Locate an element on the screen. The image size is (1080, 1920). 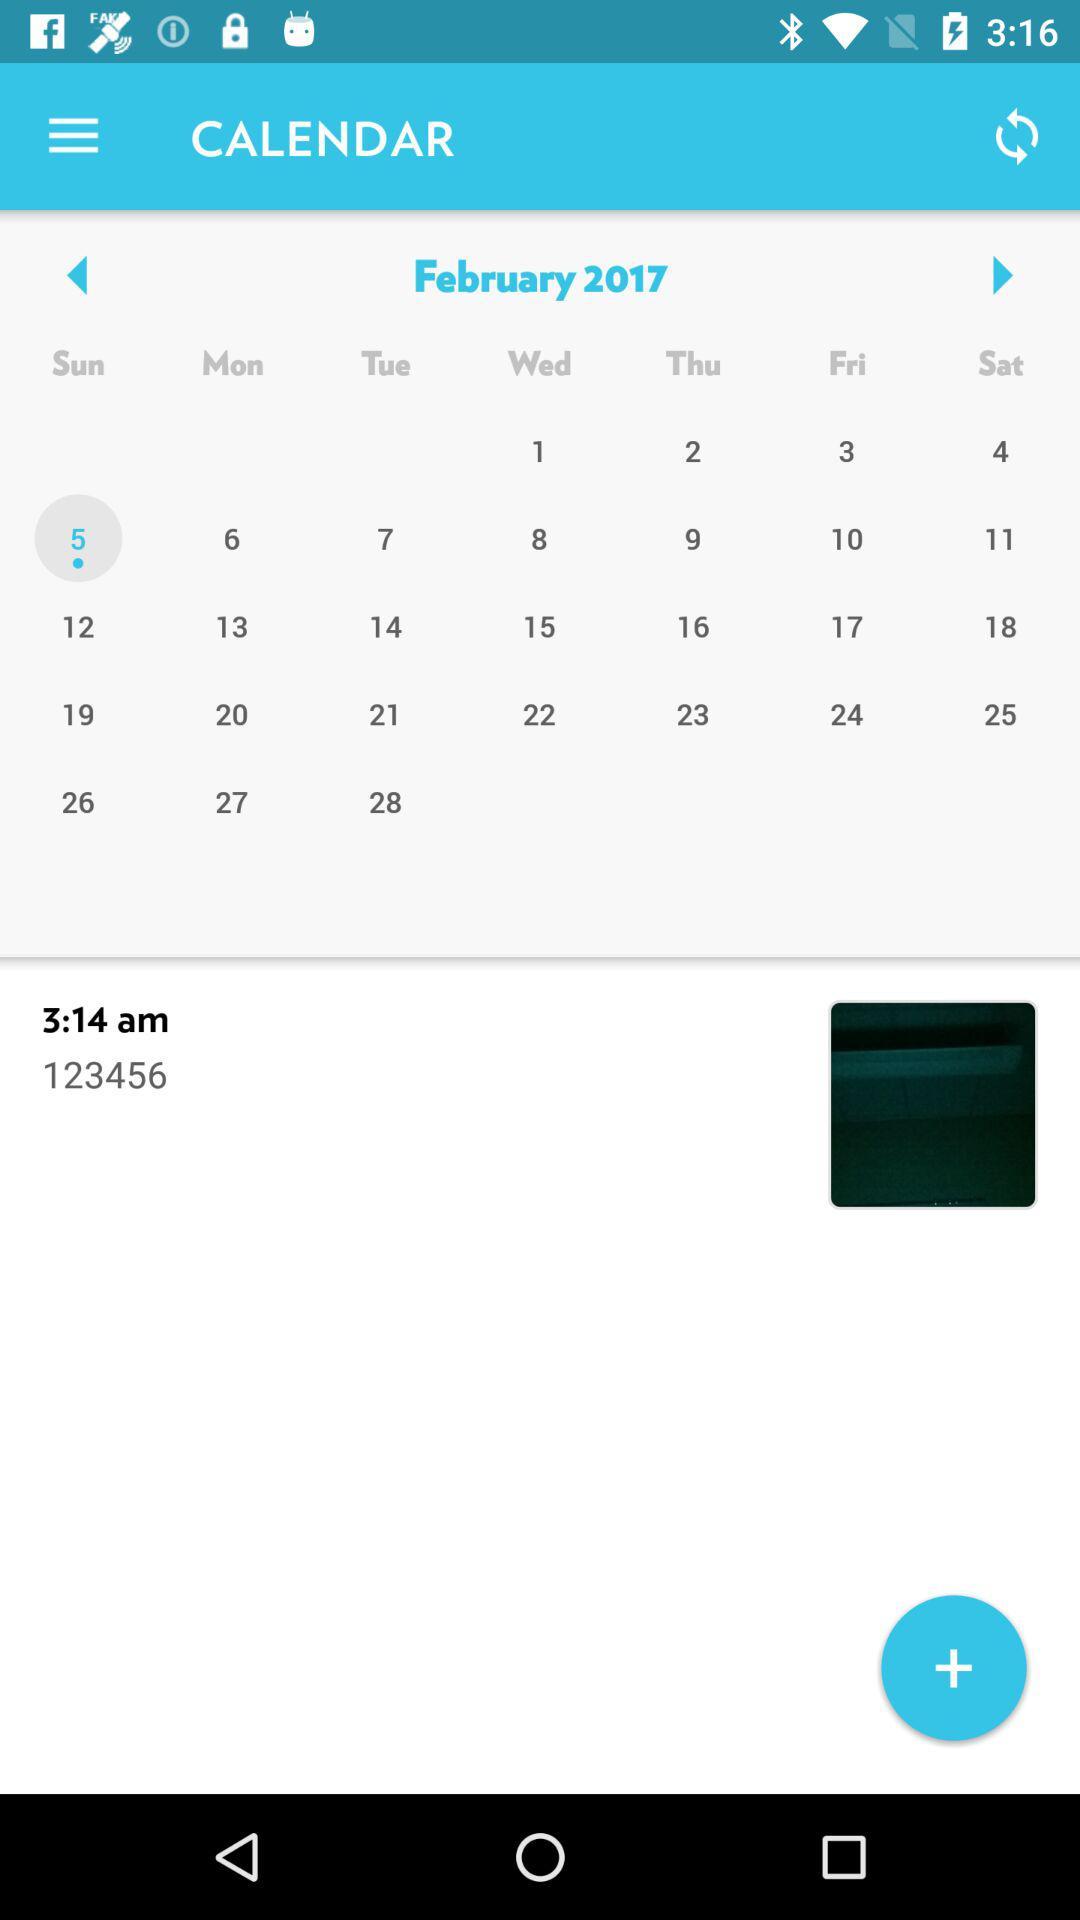
the item to the left of the 21 icon is located at coordinates (231, 801).